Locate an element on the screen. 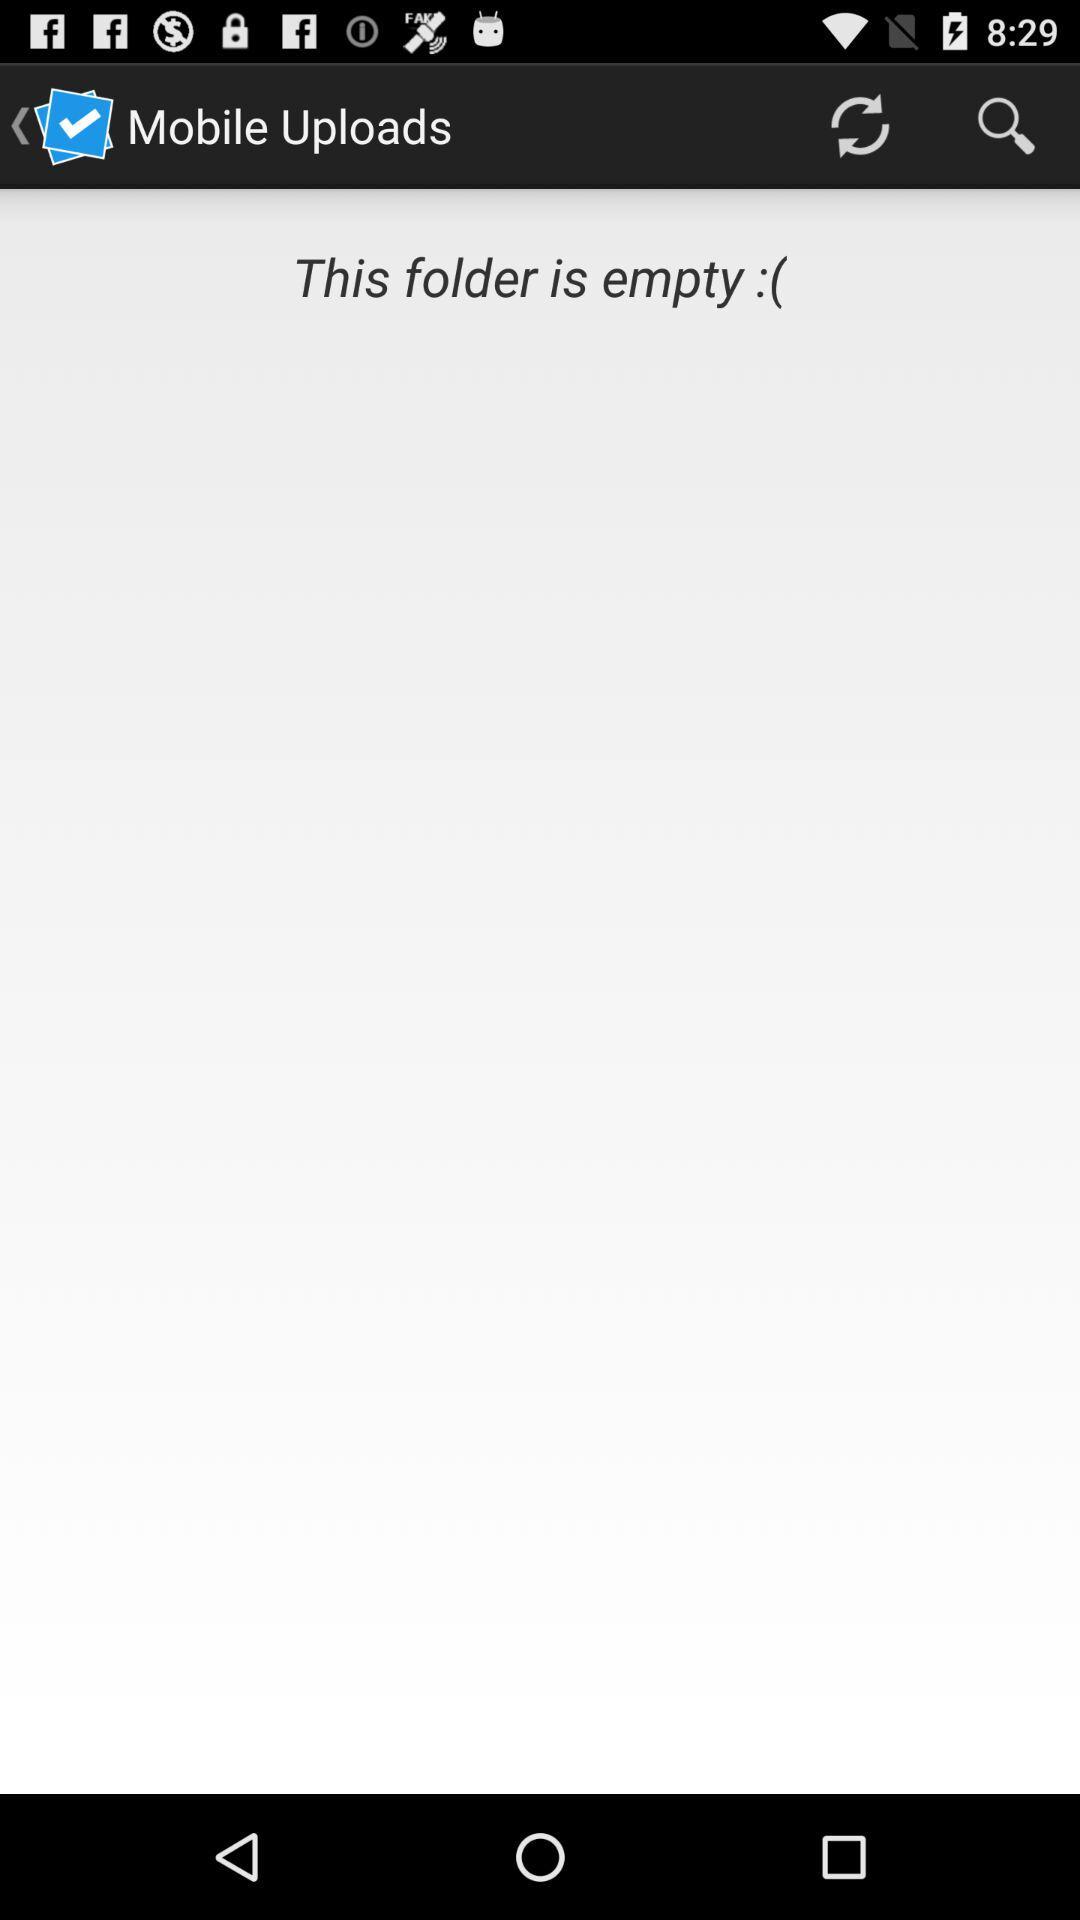  item to the right of the mobile uploads app is located at coordinates (858, 124).